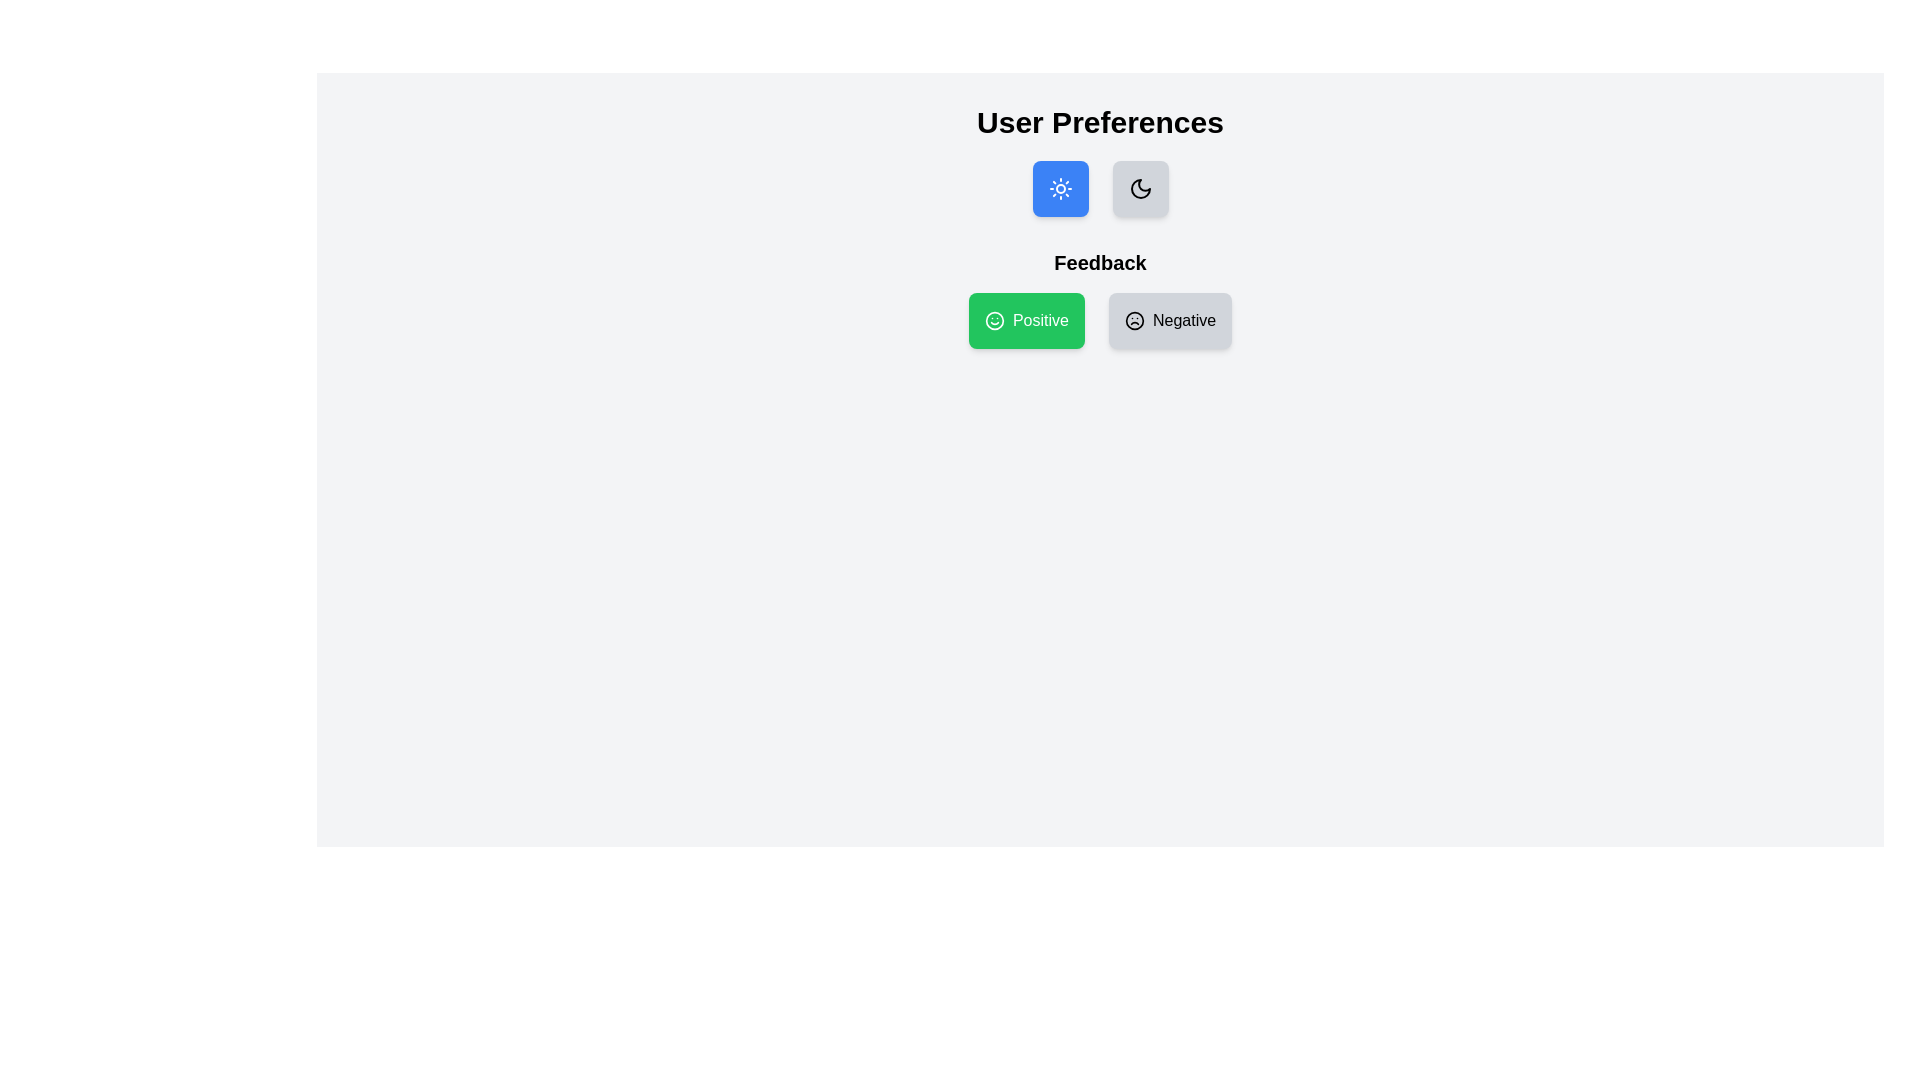 The height and width of the screenshot is (1080, 1920). Describe the element at coordinates (1059, 189) in the screenshot. I see `the sun icon button, which symbolizes light mode in the user interface, located within a blue rounded rectangle under the 'User Preferences' heading` at that location.